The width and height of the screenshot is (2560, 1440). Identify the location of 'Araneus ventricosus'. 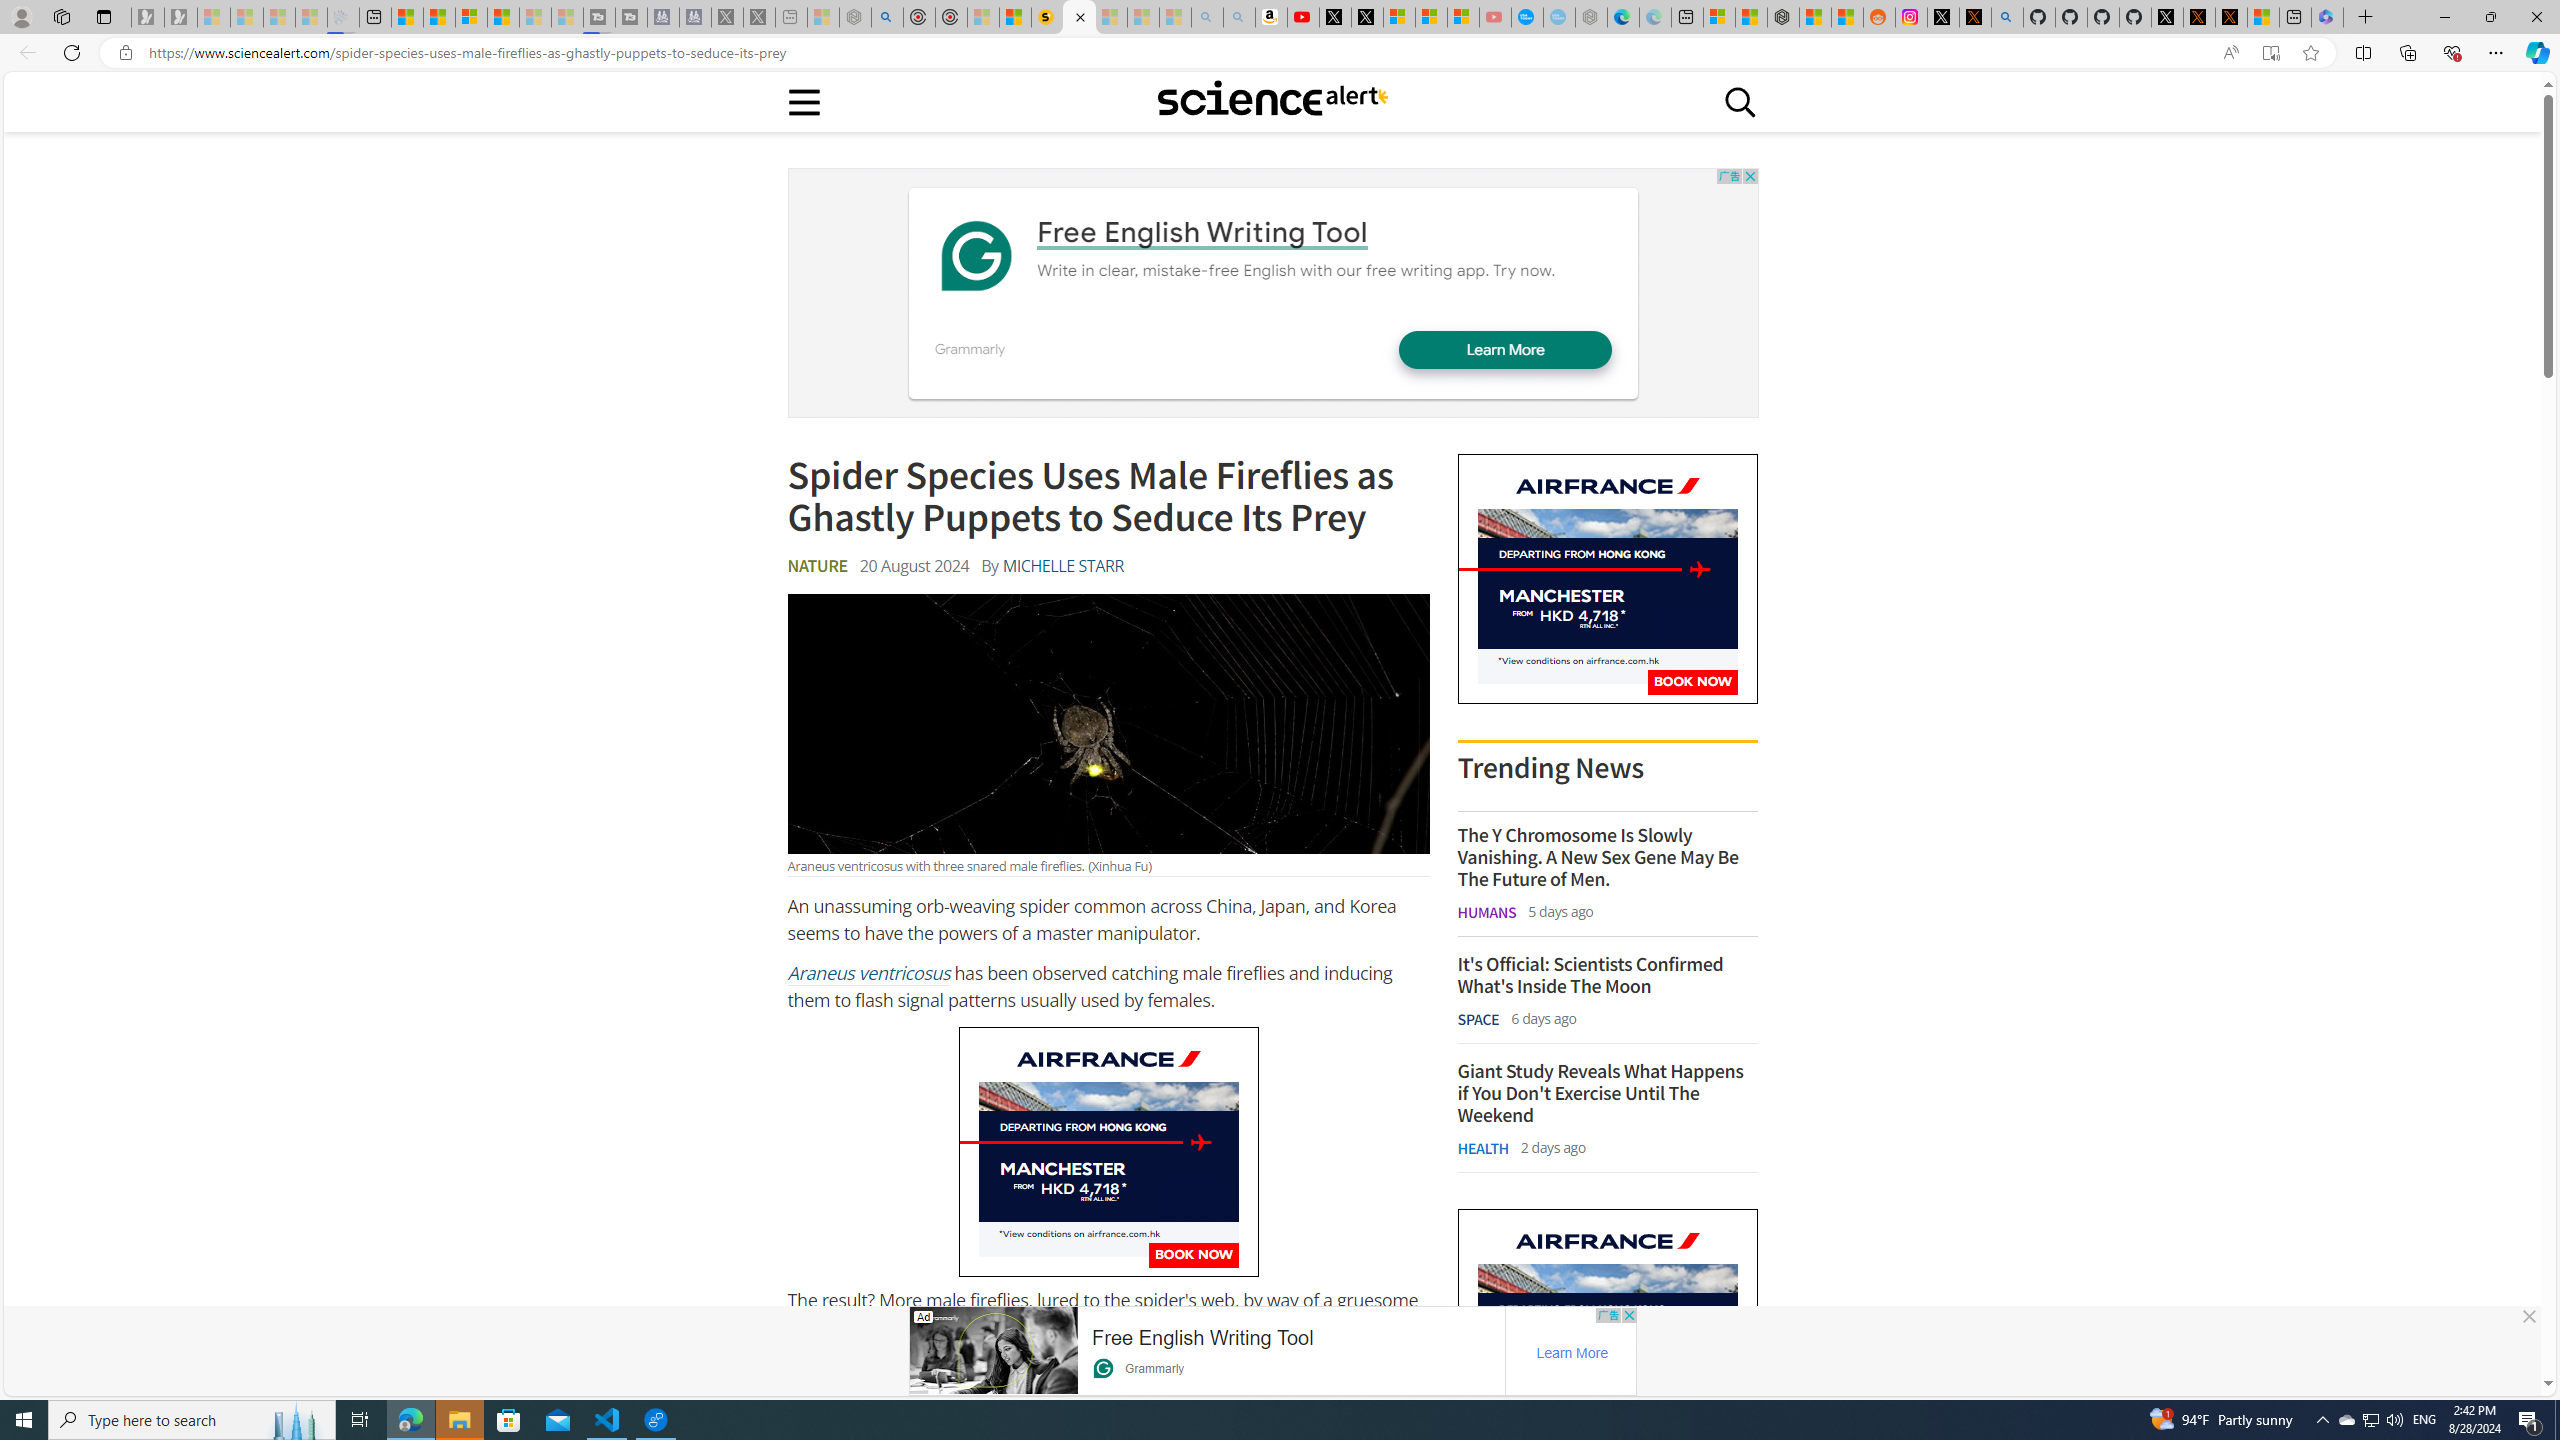
(867, 972).